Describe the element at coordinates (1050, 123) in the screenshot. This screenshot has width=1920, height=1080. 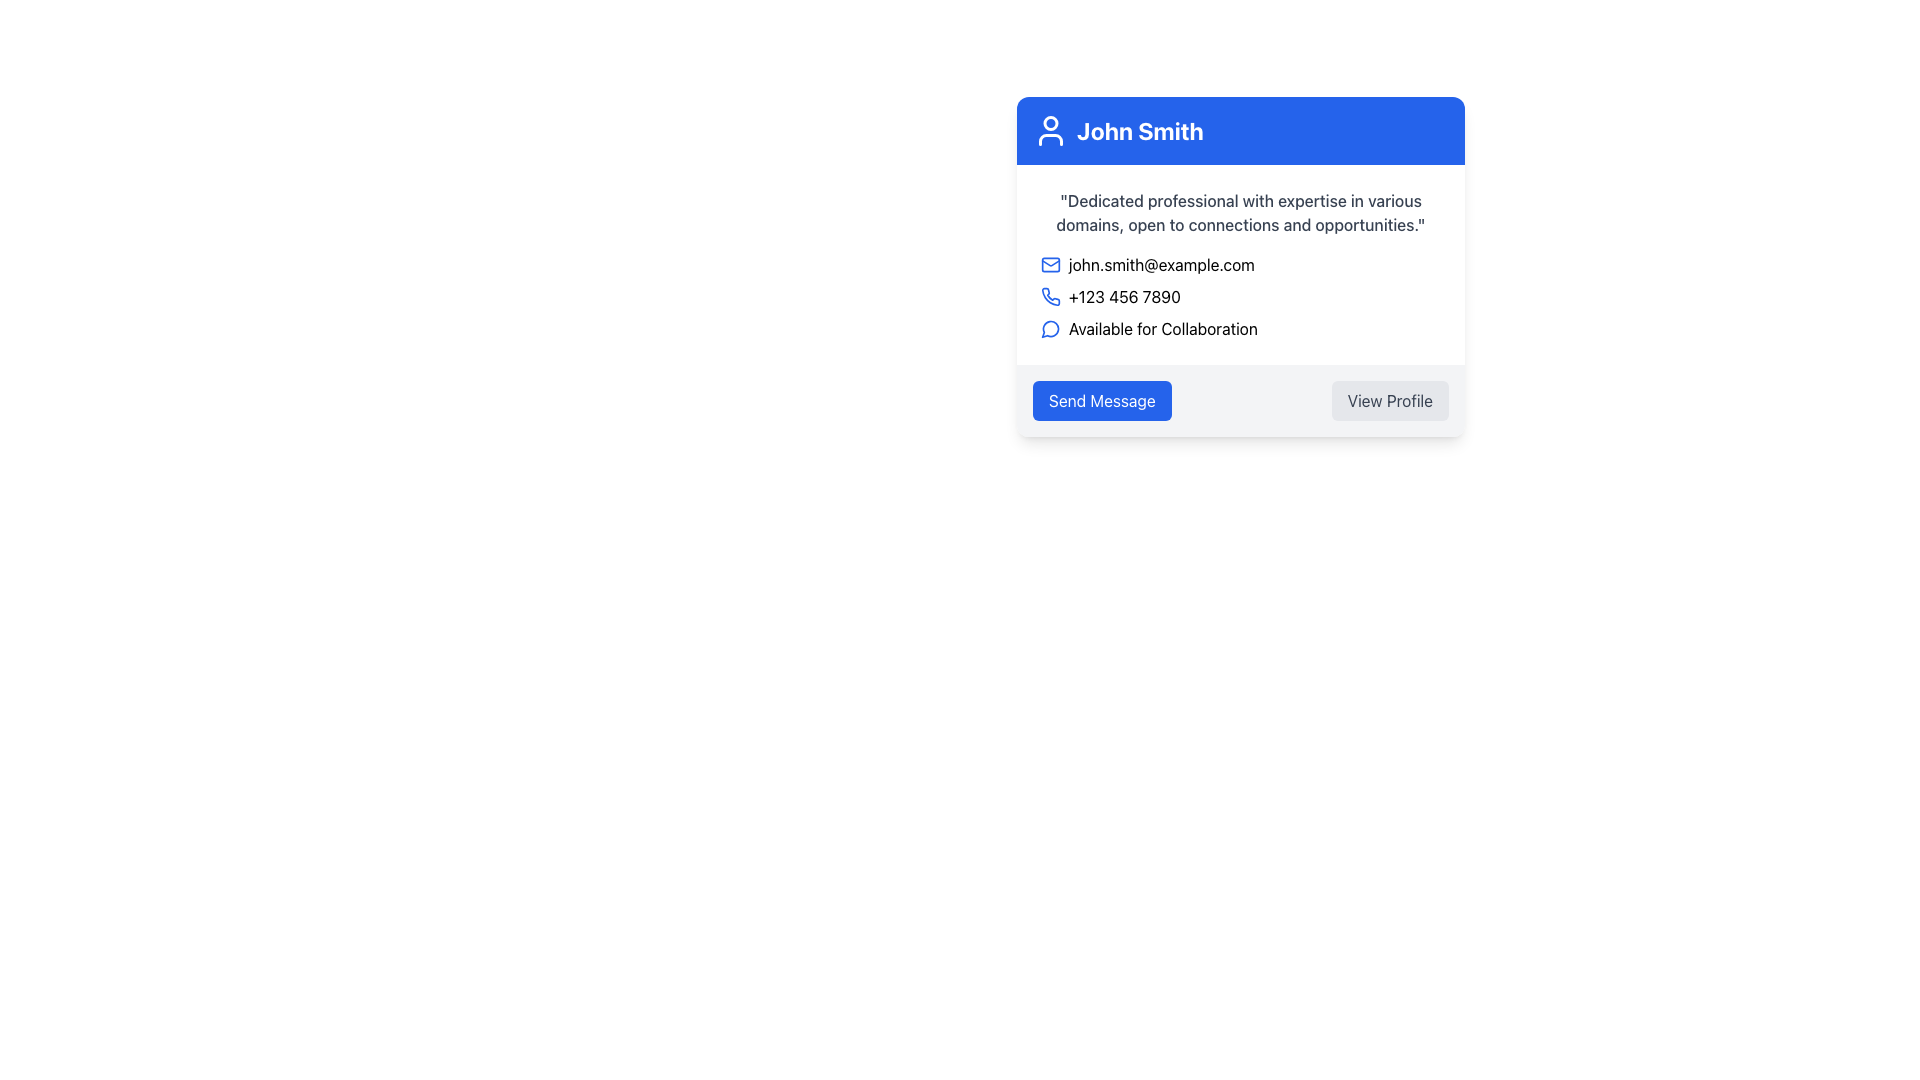
I see `the circular head icon representing a user avatar, which is part of a user profile card and is located at the upper-left corner of the avatar icon group` at that location.